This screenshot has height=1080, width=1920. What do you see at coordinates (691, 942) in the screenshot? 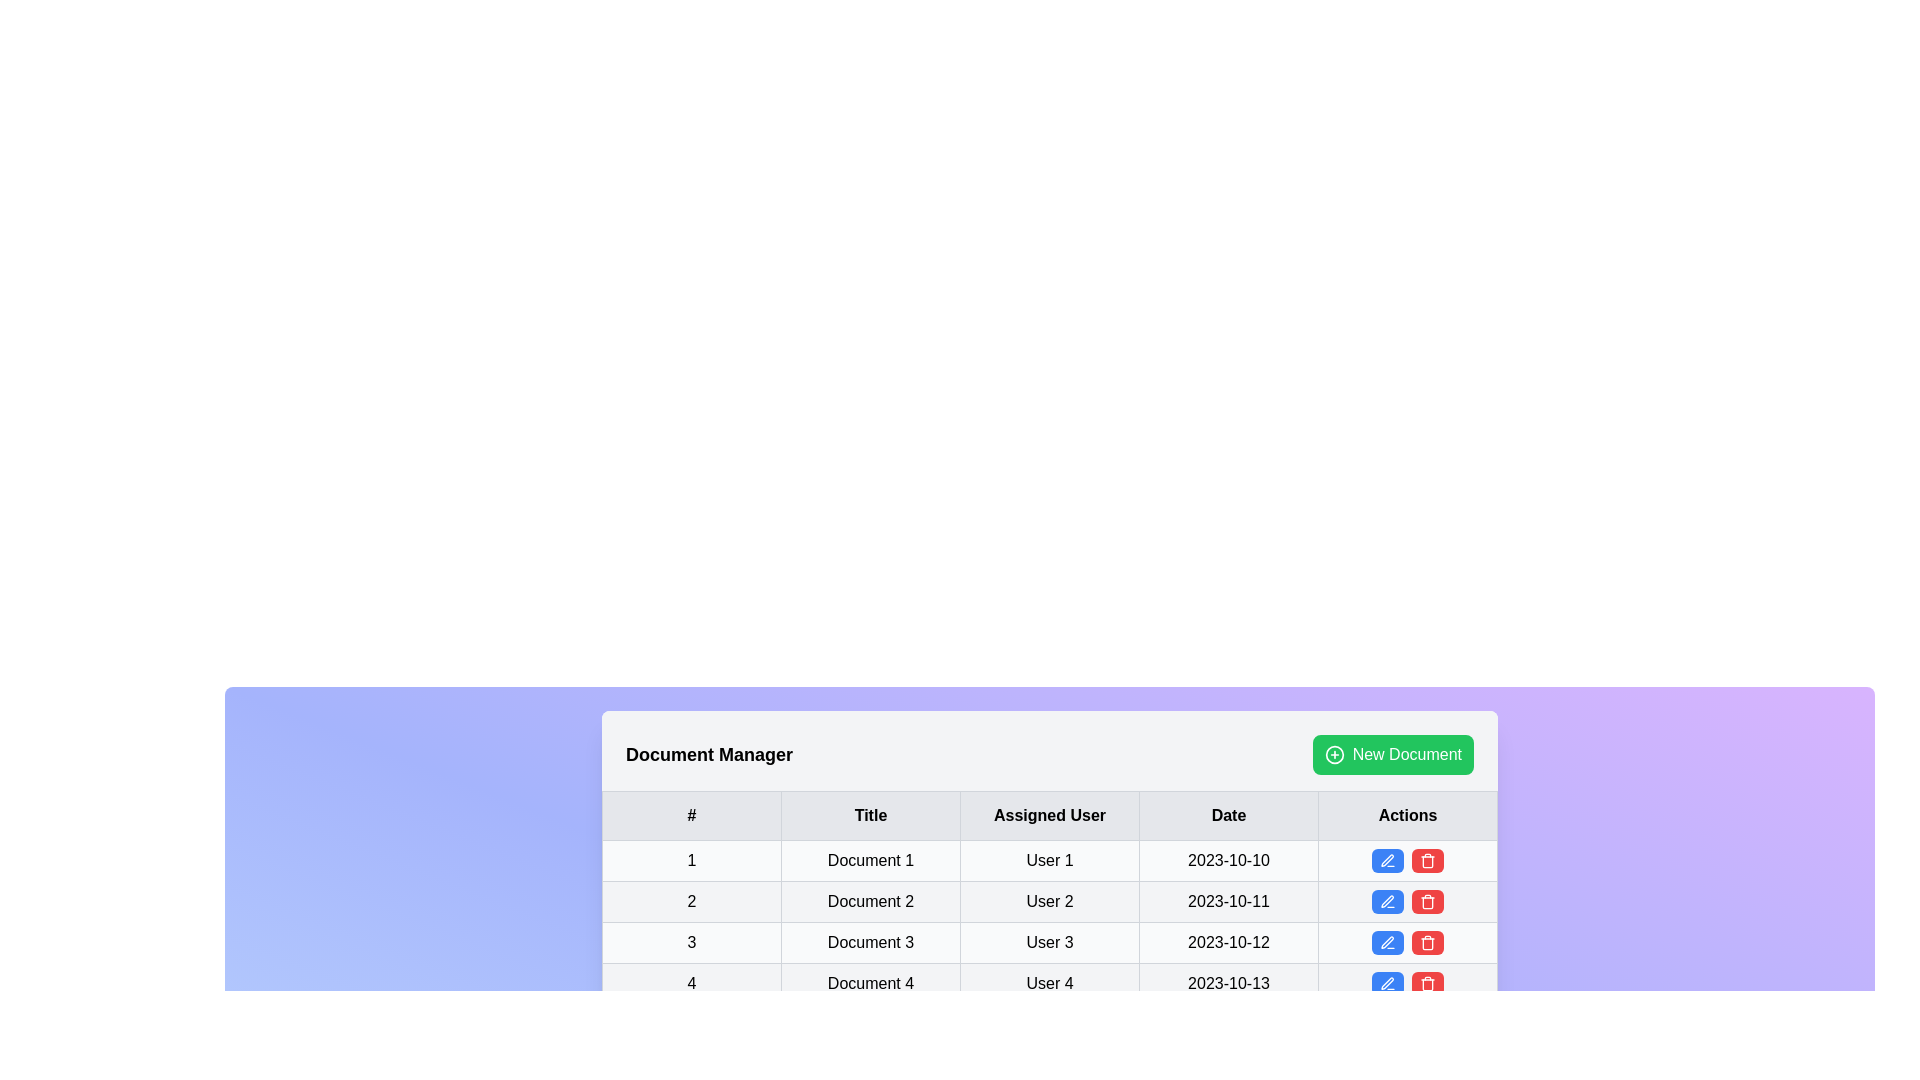
I see `on the table cell in the third row under the '#' column, which identifies 'Document 3' in the 'Document Manager' section` at bounding box center [691, 942].